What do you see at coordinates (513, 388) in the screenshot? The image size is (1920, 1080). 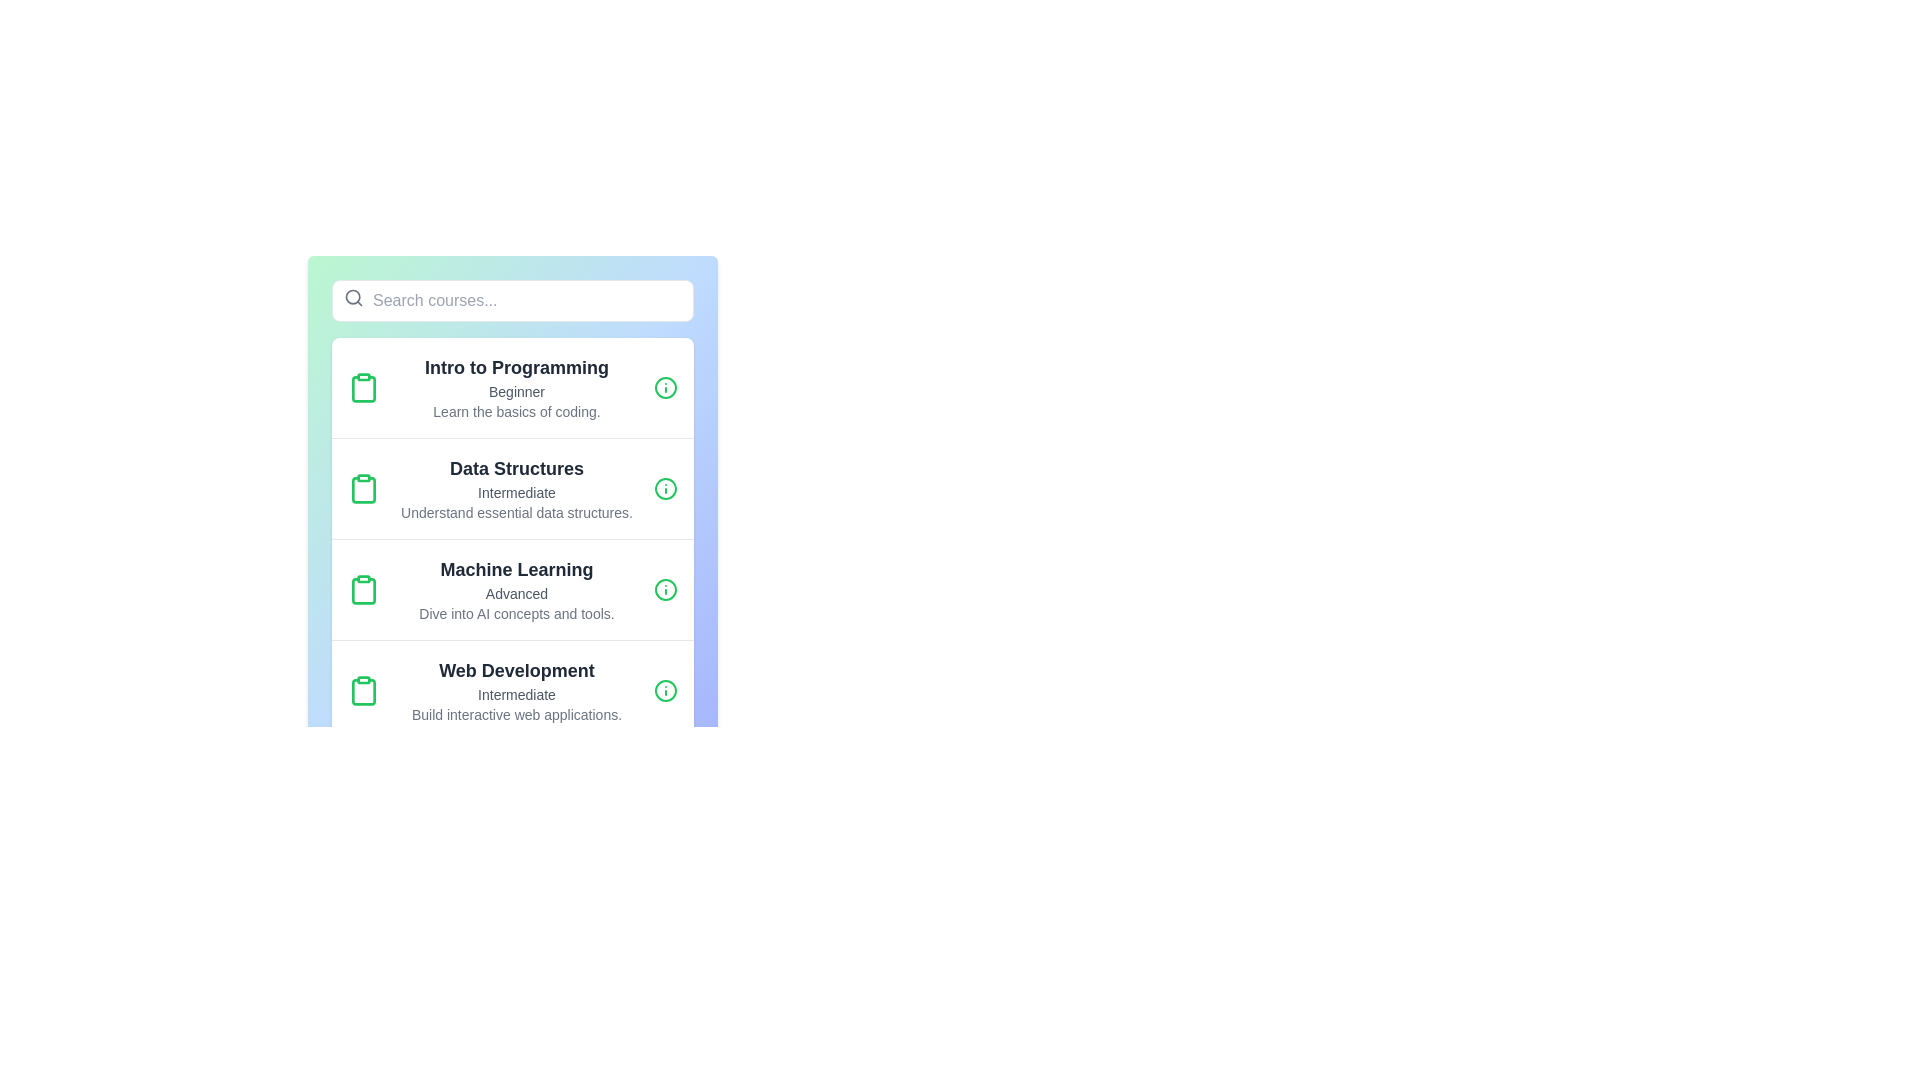 I see `the 'Intro to Programming' course card, which is the first item in the vertically stacked list of course modules located below the search bar` at bounding box center [513, 388].